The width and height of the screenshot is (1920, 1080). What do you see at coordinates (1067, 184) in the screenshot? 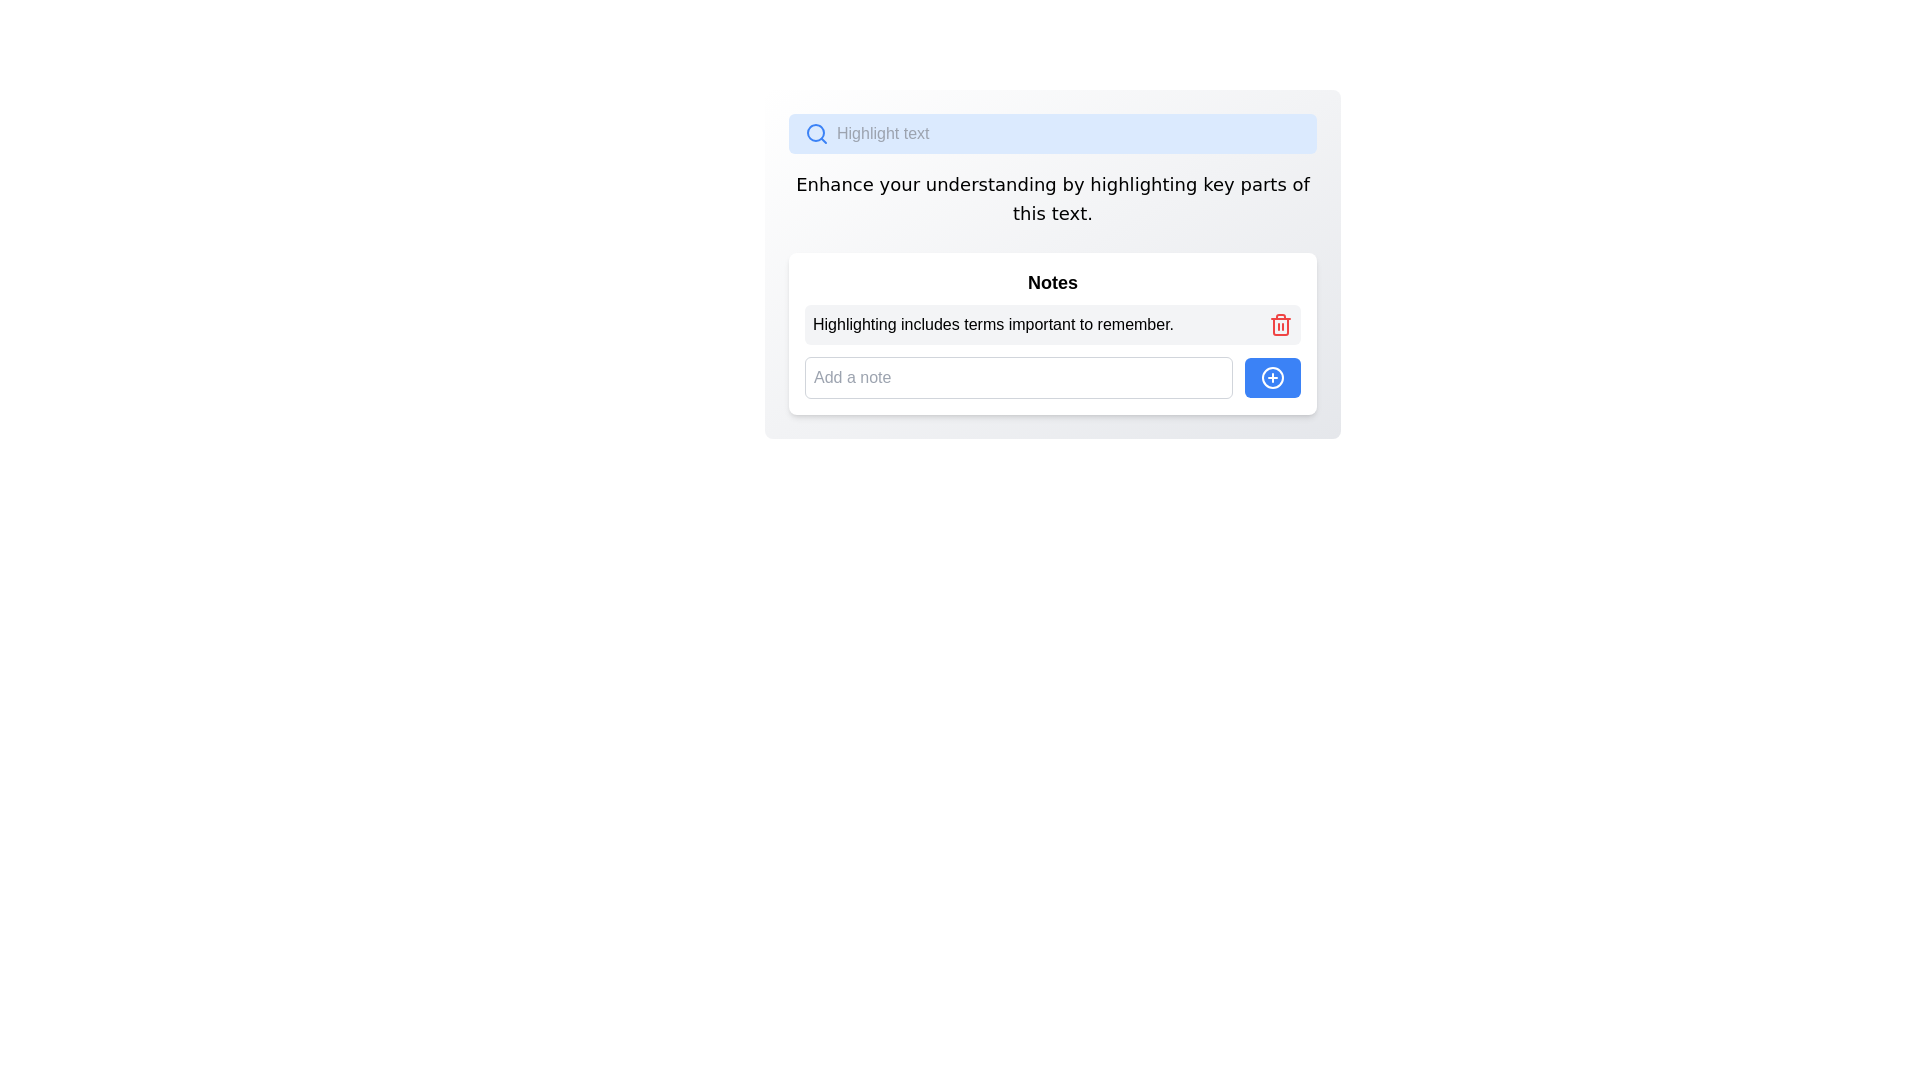
I see `the character 'b' in the sentence 'Enhance your understanding by highlighting key parts of this text.'` at bounding box center [1067, 184].